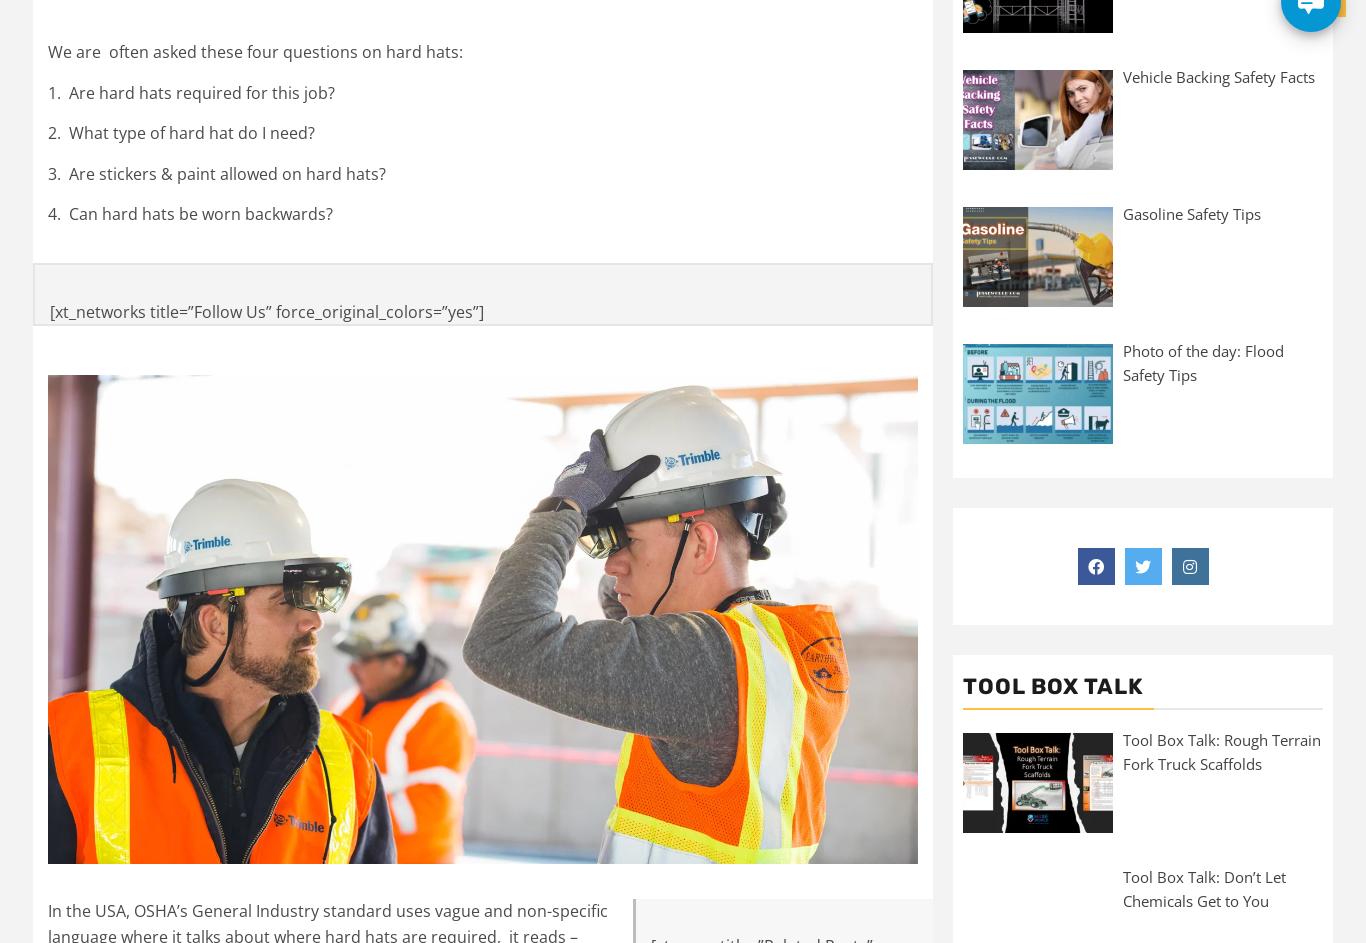 The height and width of the screenshot is (943, 1366). Describe the element at coordinates (49, 310) in the screenshot. I see `'[xt_networks title=”Follow Us” force_original_colors=”yes”]'` at that location.